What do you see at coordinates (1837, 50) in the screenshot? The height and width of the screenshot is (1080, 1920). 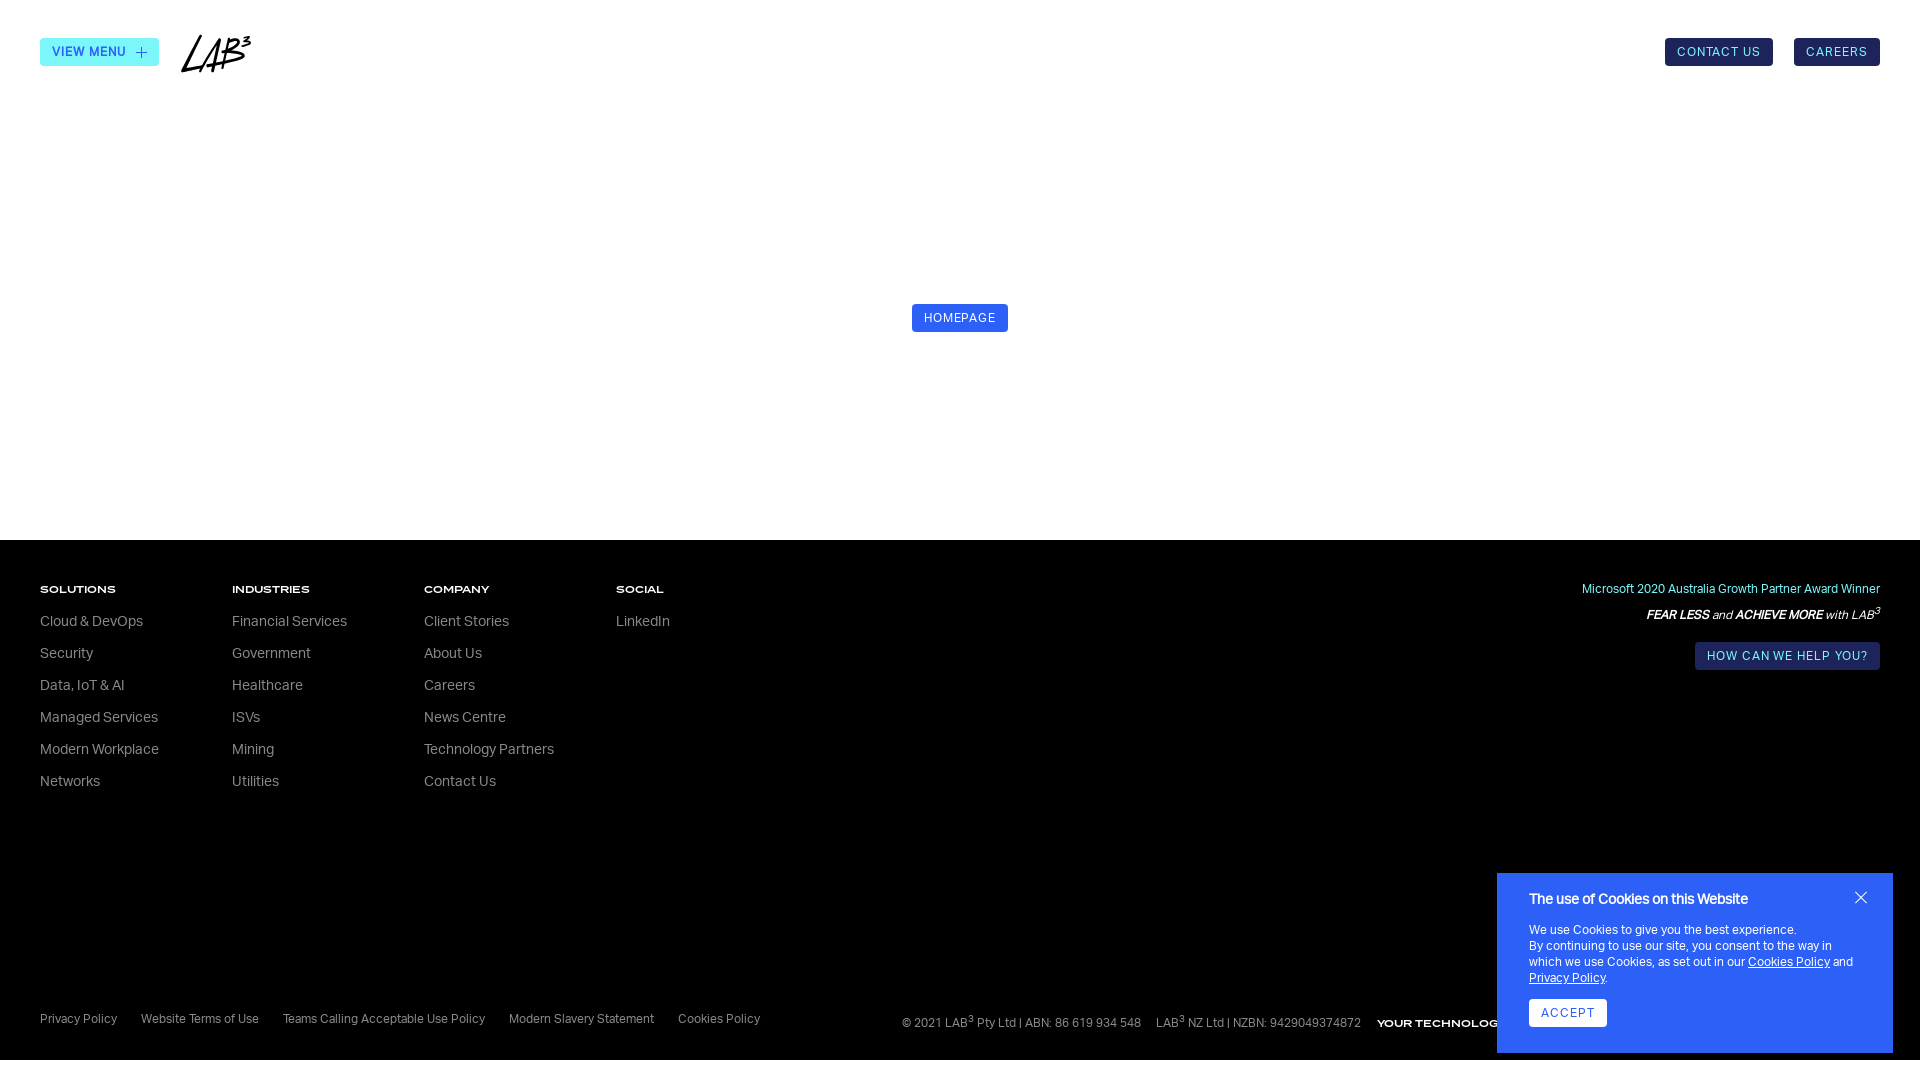 I see `'CAREERS'` at bounding box center [1837, 50].